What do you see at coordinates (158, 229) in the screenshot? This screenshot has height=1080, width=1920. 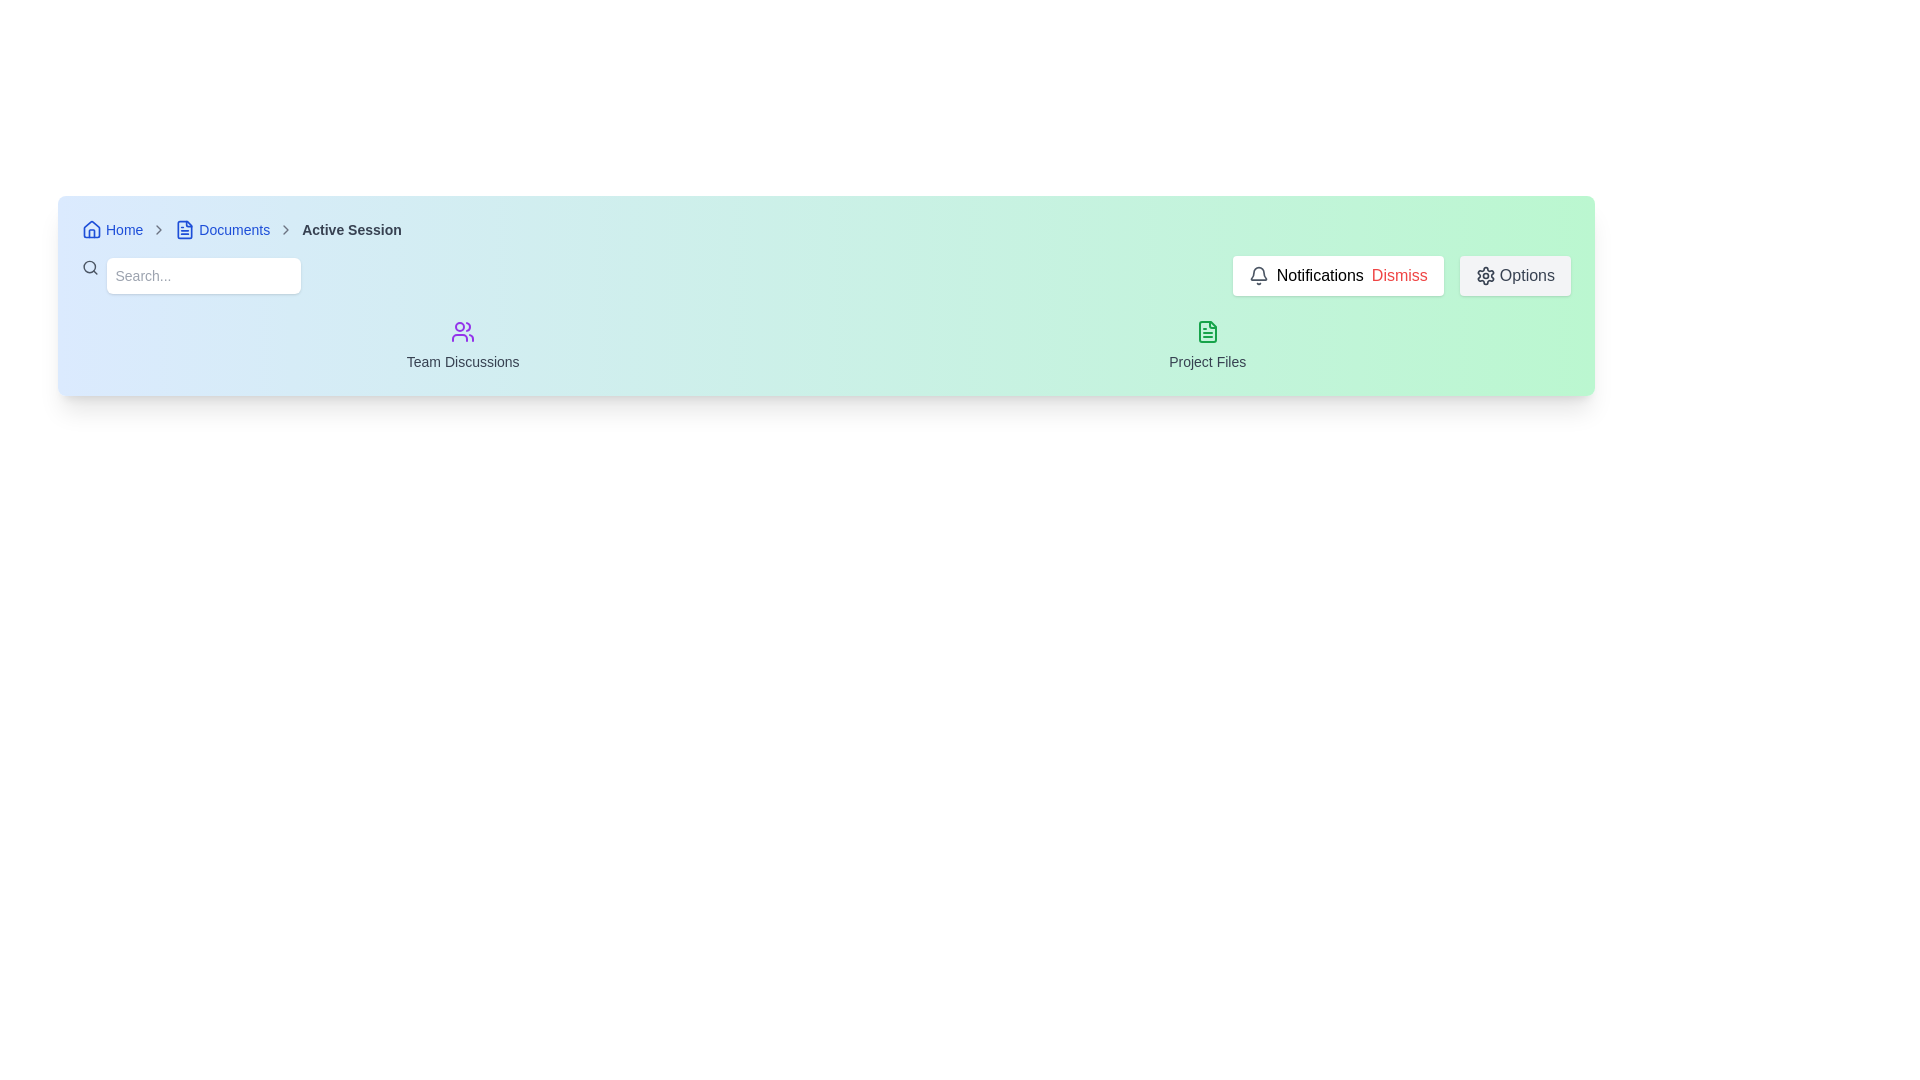 I see `the right-facing chevron icon in the breadcrumb navigation bar, which is styled in a thin, outlined format and appears in gray between 'Home' and 'Documents'` at bounding box center [158, 229].